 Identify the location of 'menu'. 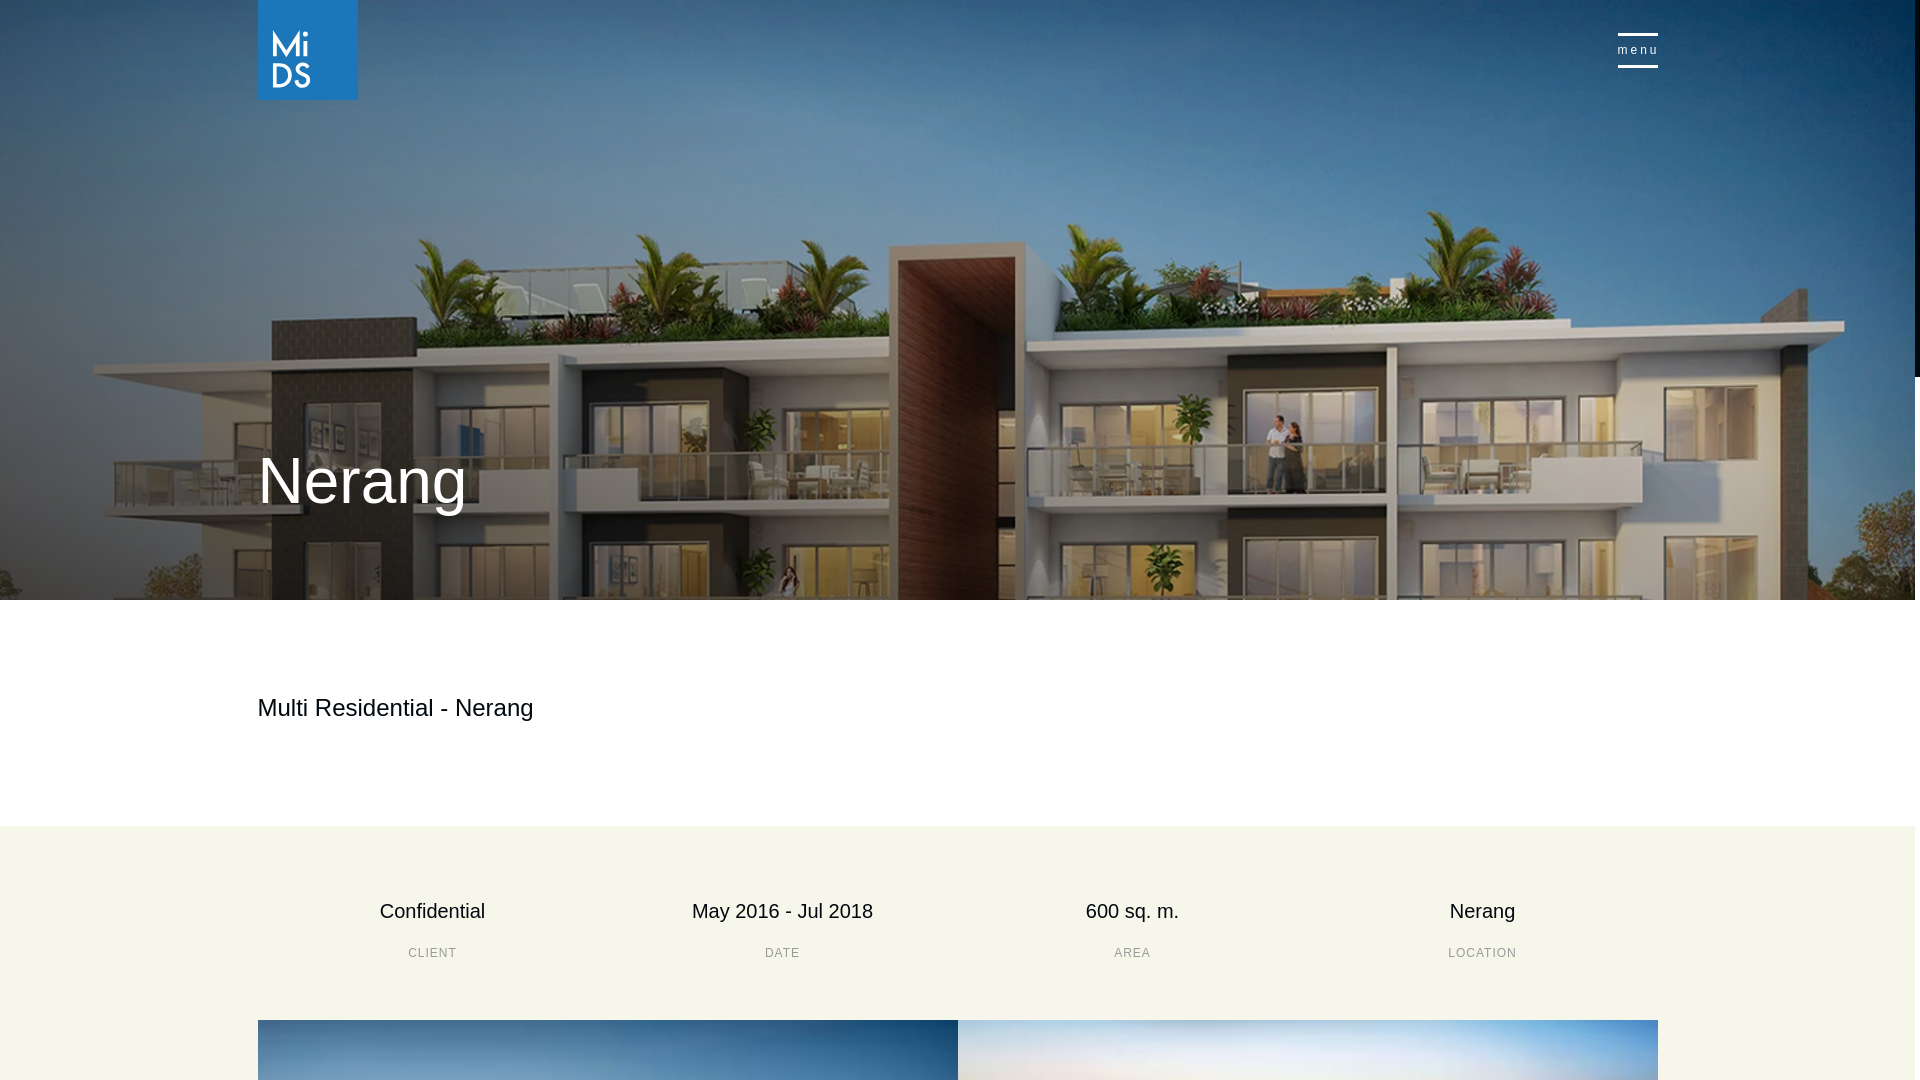
(1637, 48).